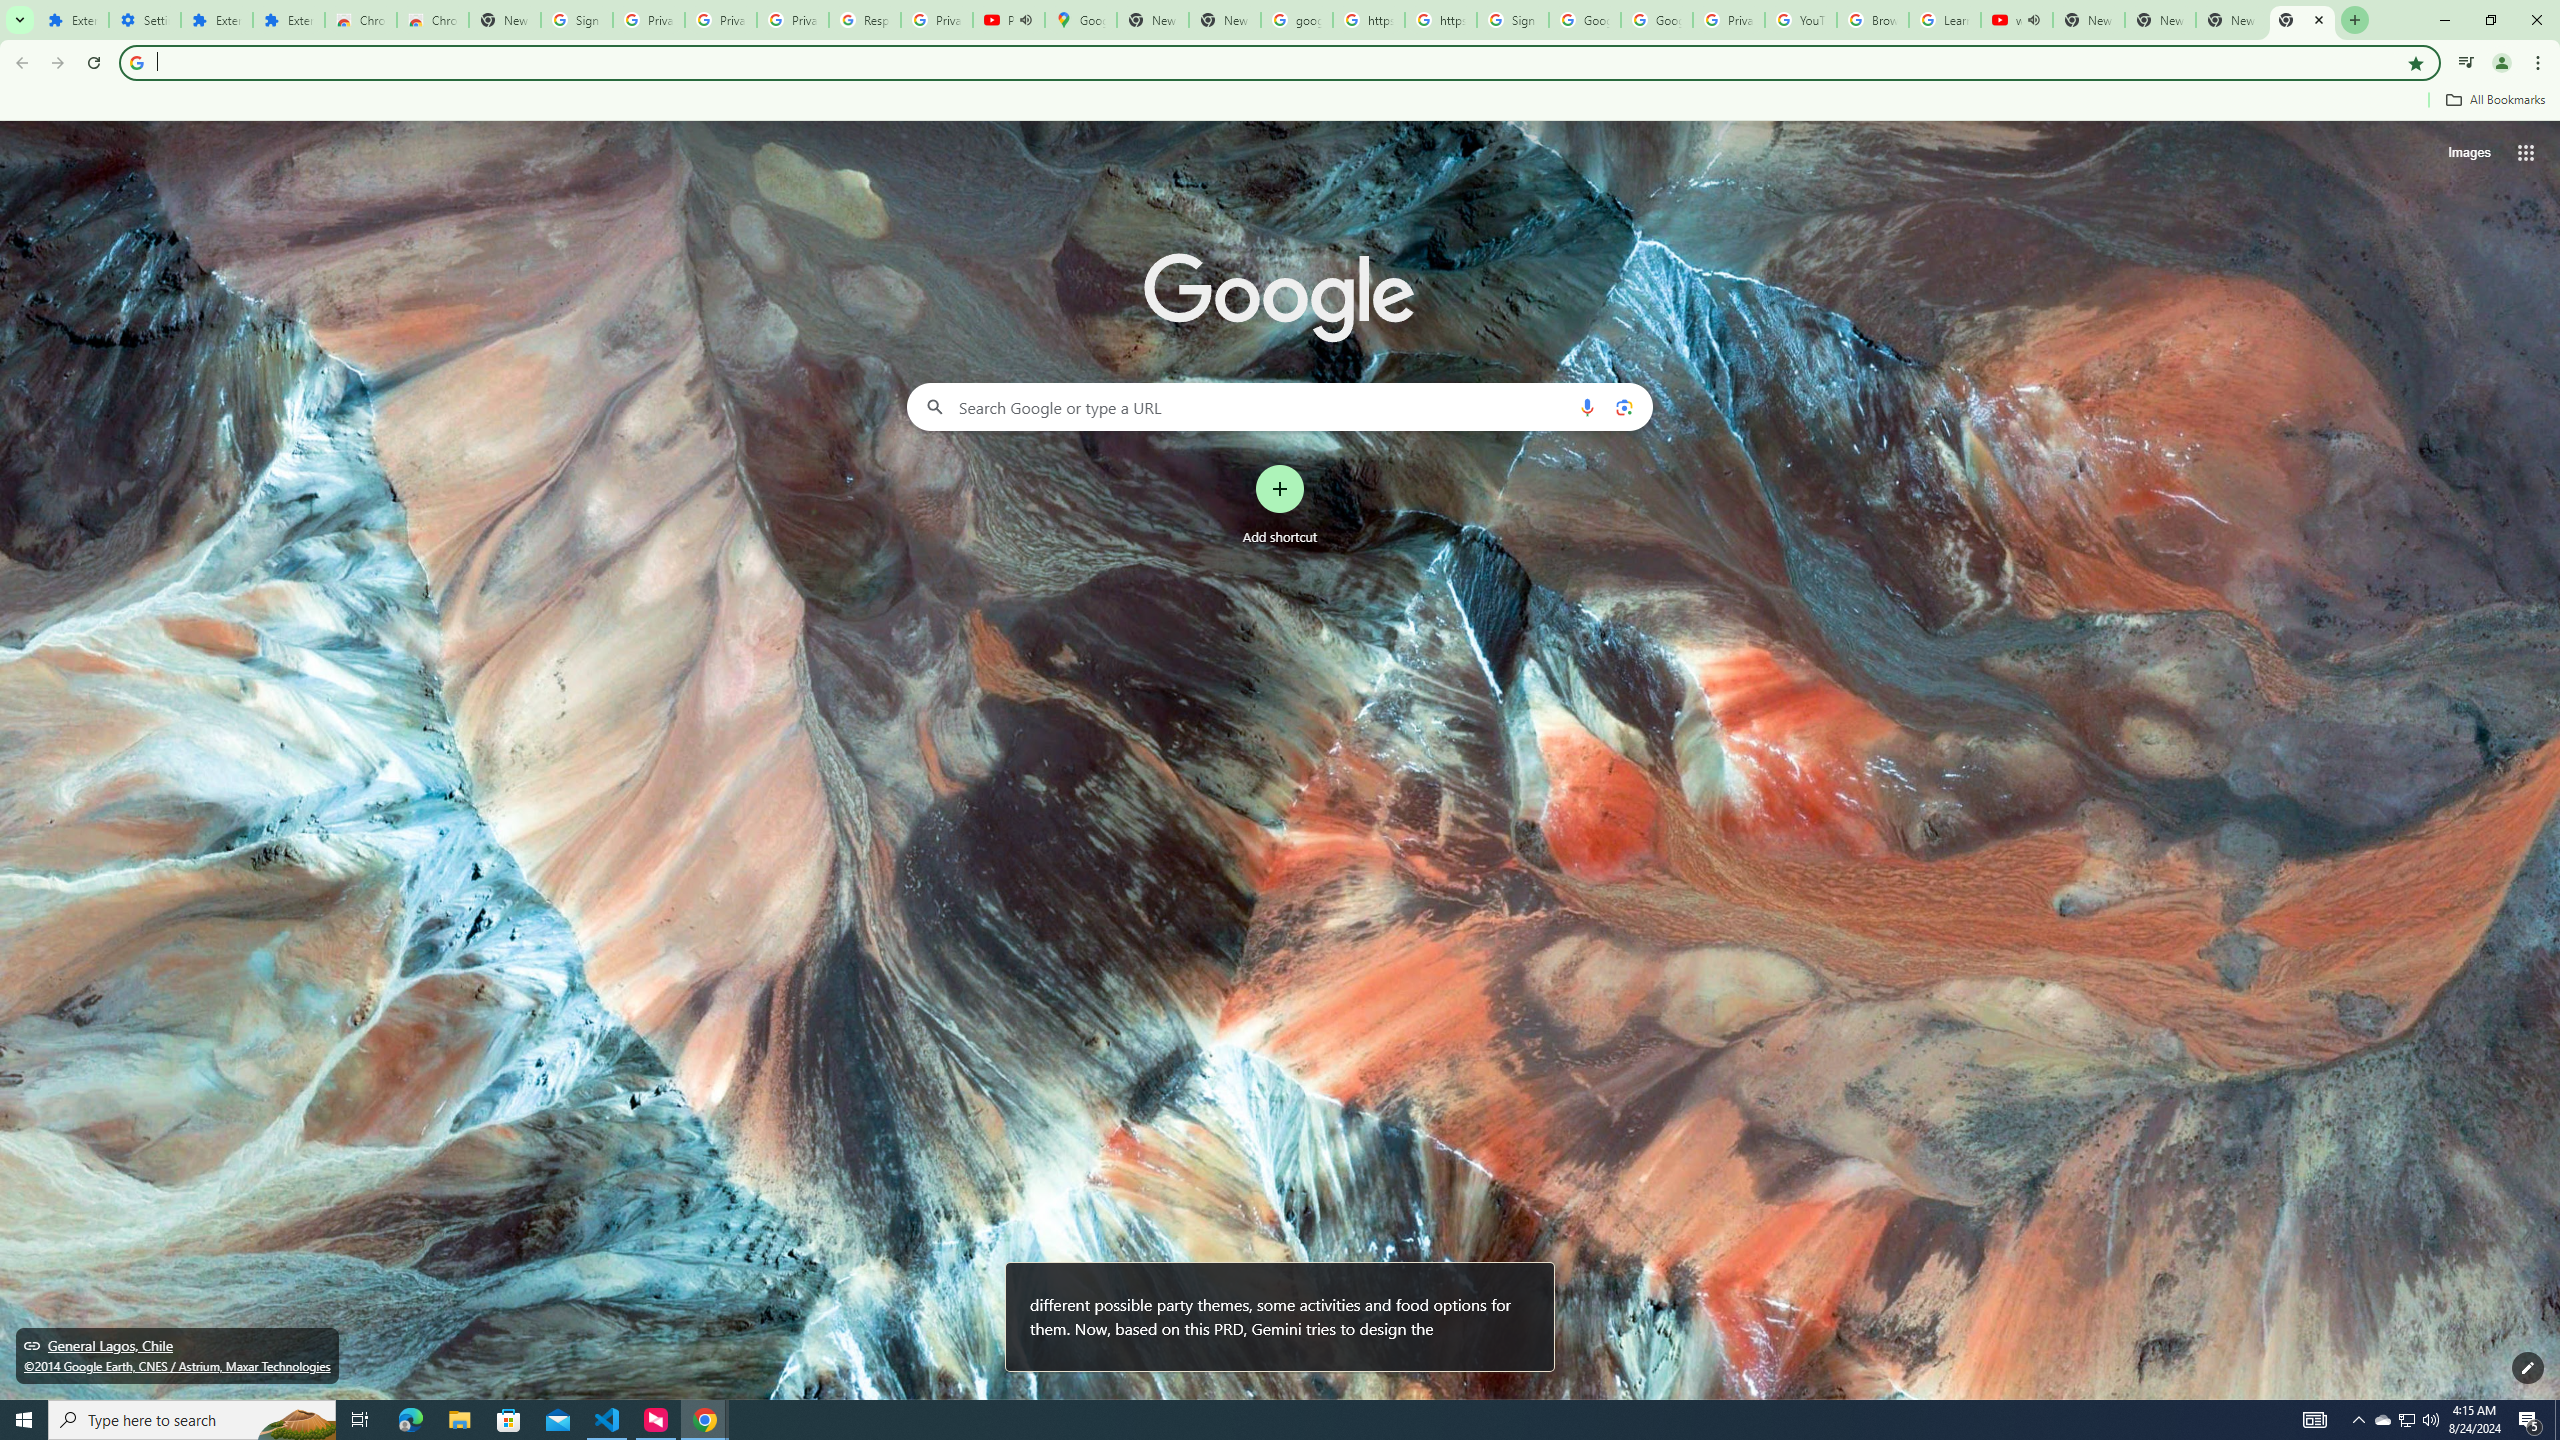 This screenshot has width=2560, height=1440. Describe the element at coordinates (288, 19) in the screenshot. I see `'Extensions'` at that location.